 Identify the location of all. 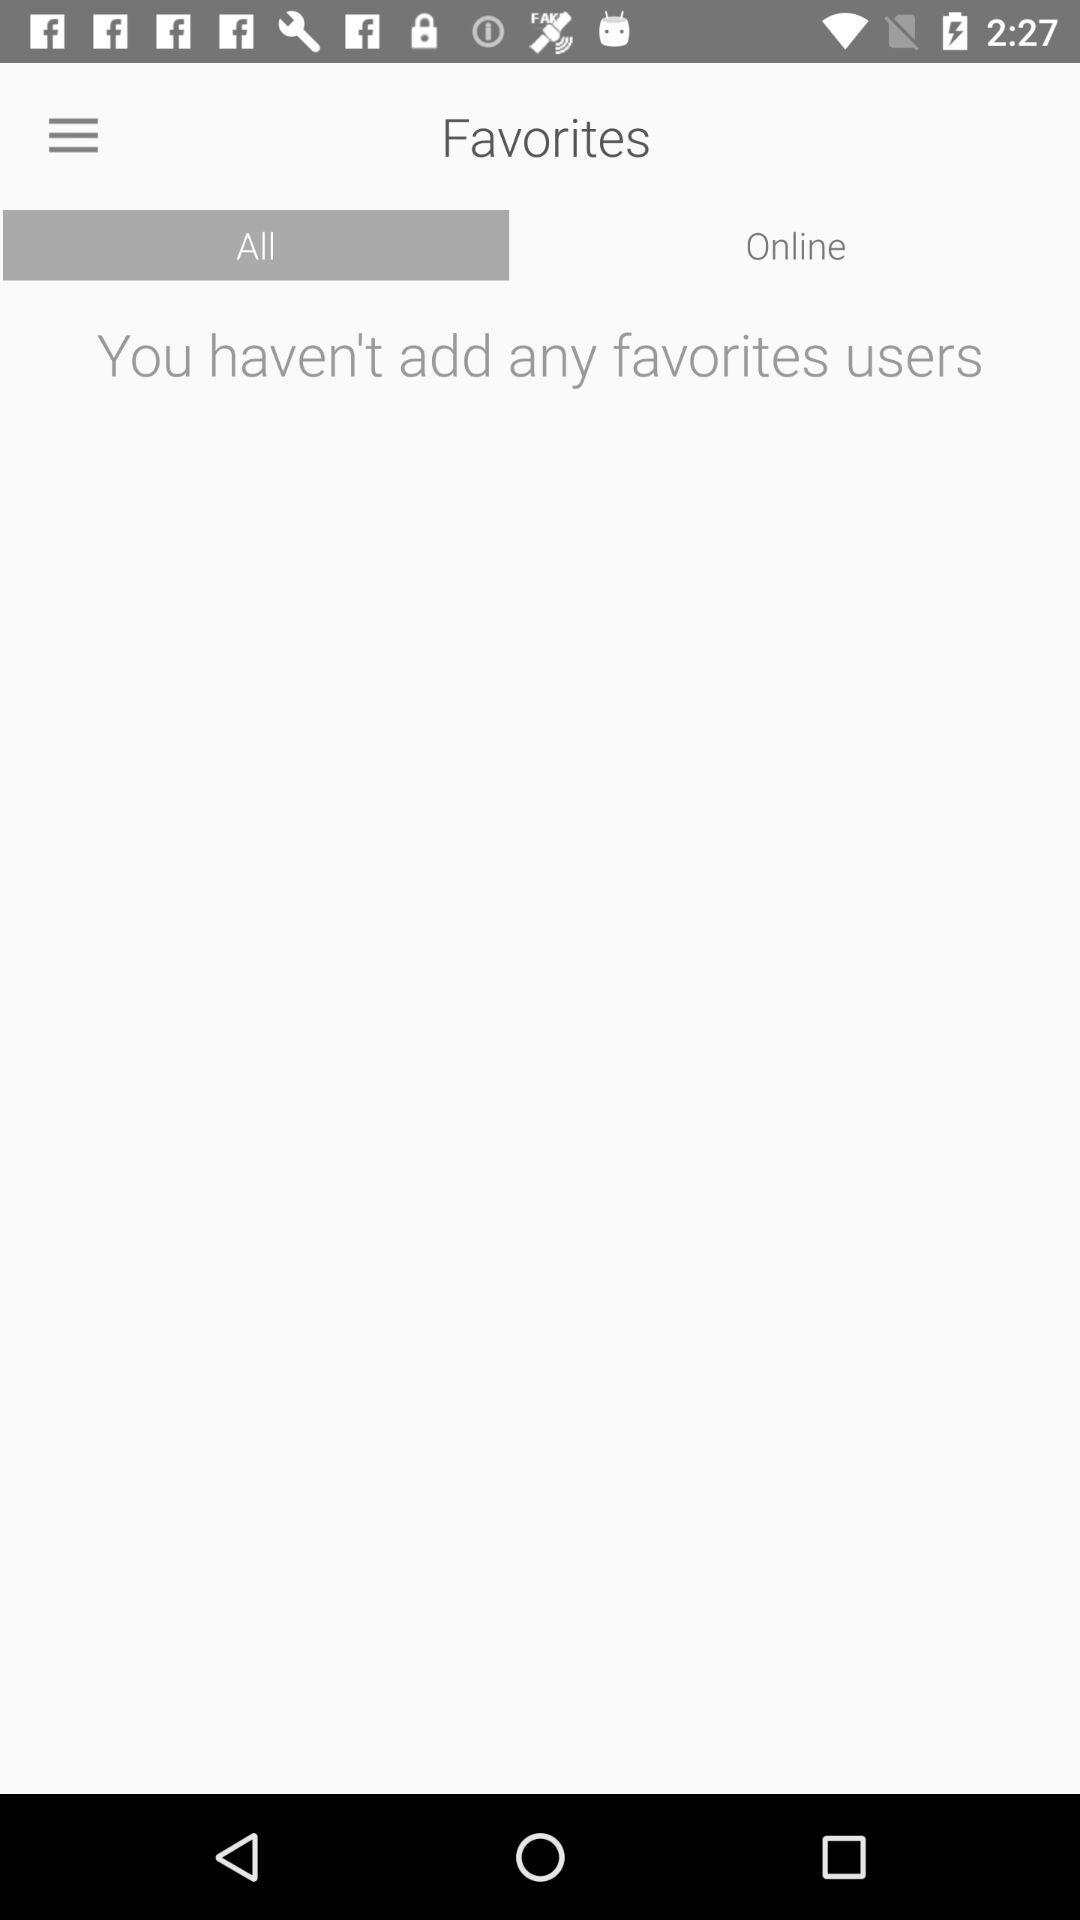
(255, 244).